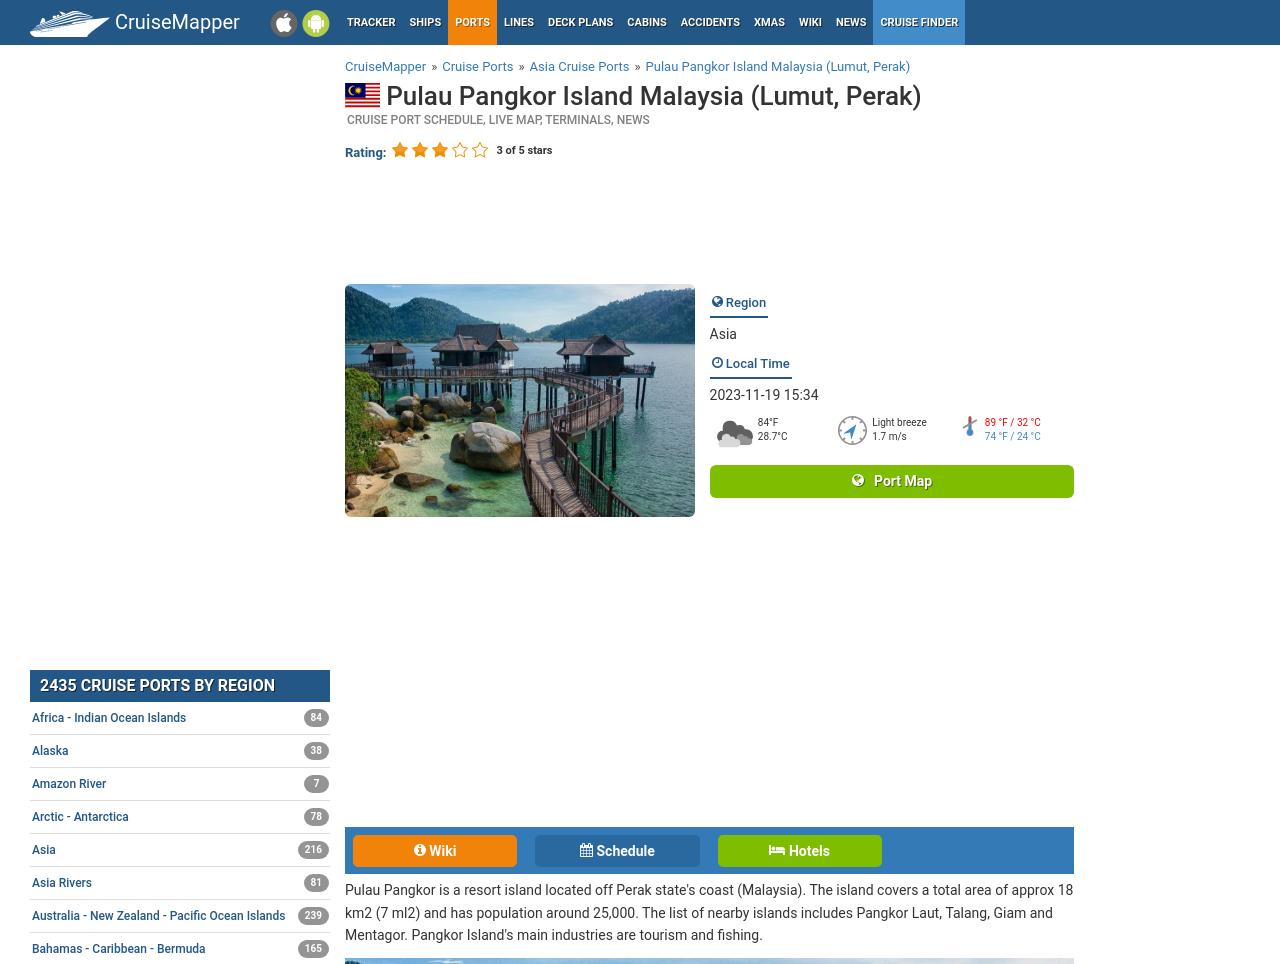  What do you see at coordinates (80, 815) in the screenshot?
I see `'Arctic - Antarctica'` at bounding box center [80, 815].